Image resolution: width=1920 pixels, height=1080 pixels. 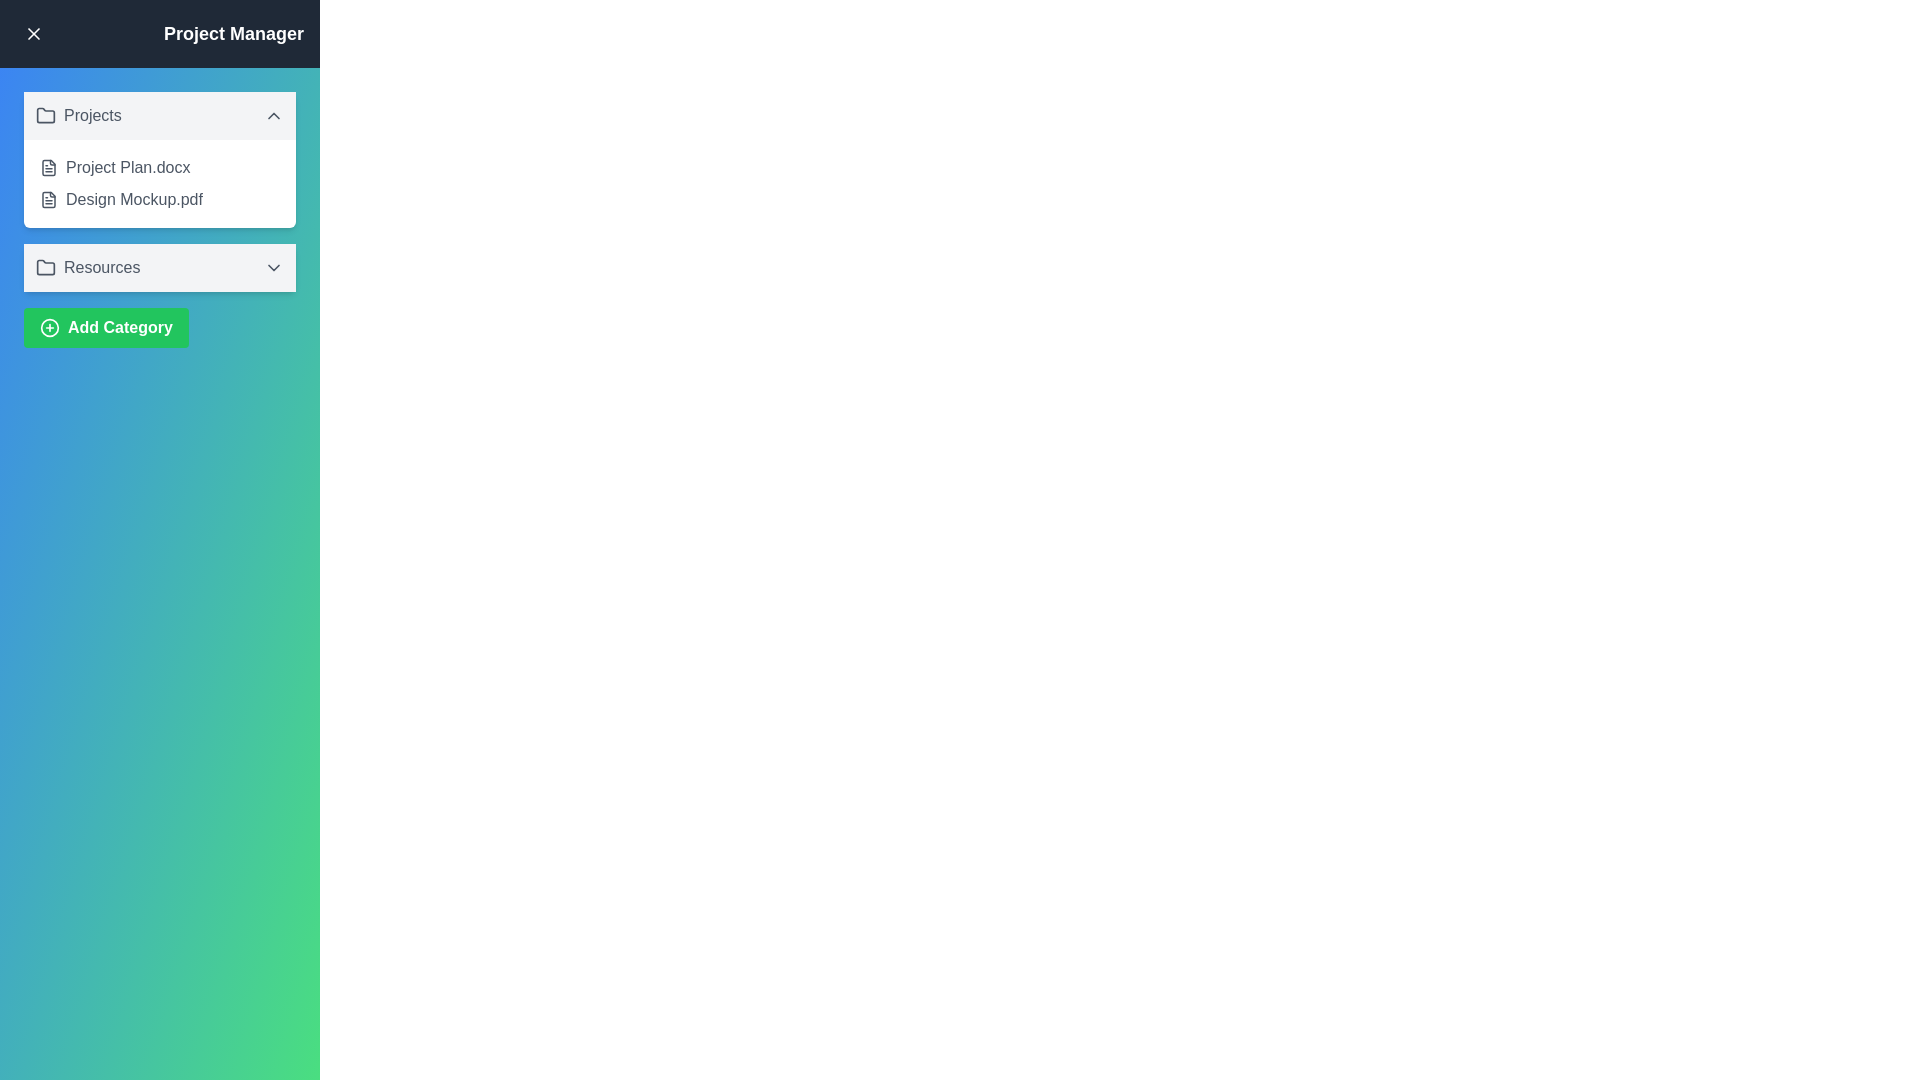 What do you see at coordinates (158, 167) in the screenshot?
I see `the 'Project Plan.docx' file entry item in the Projects dropdown list located in the left-hand panel` at bounding box center [158, 167].